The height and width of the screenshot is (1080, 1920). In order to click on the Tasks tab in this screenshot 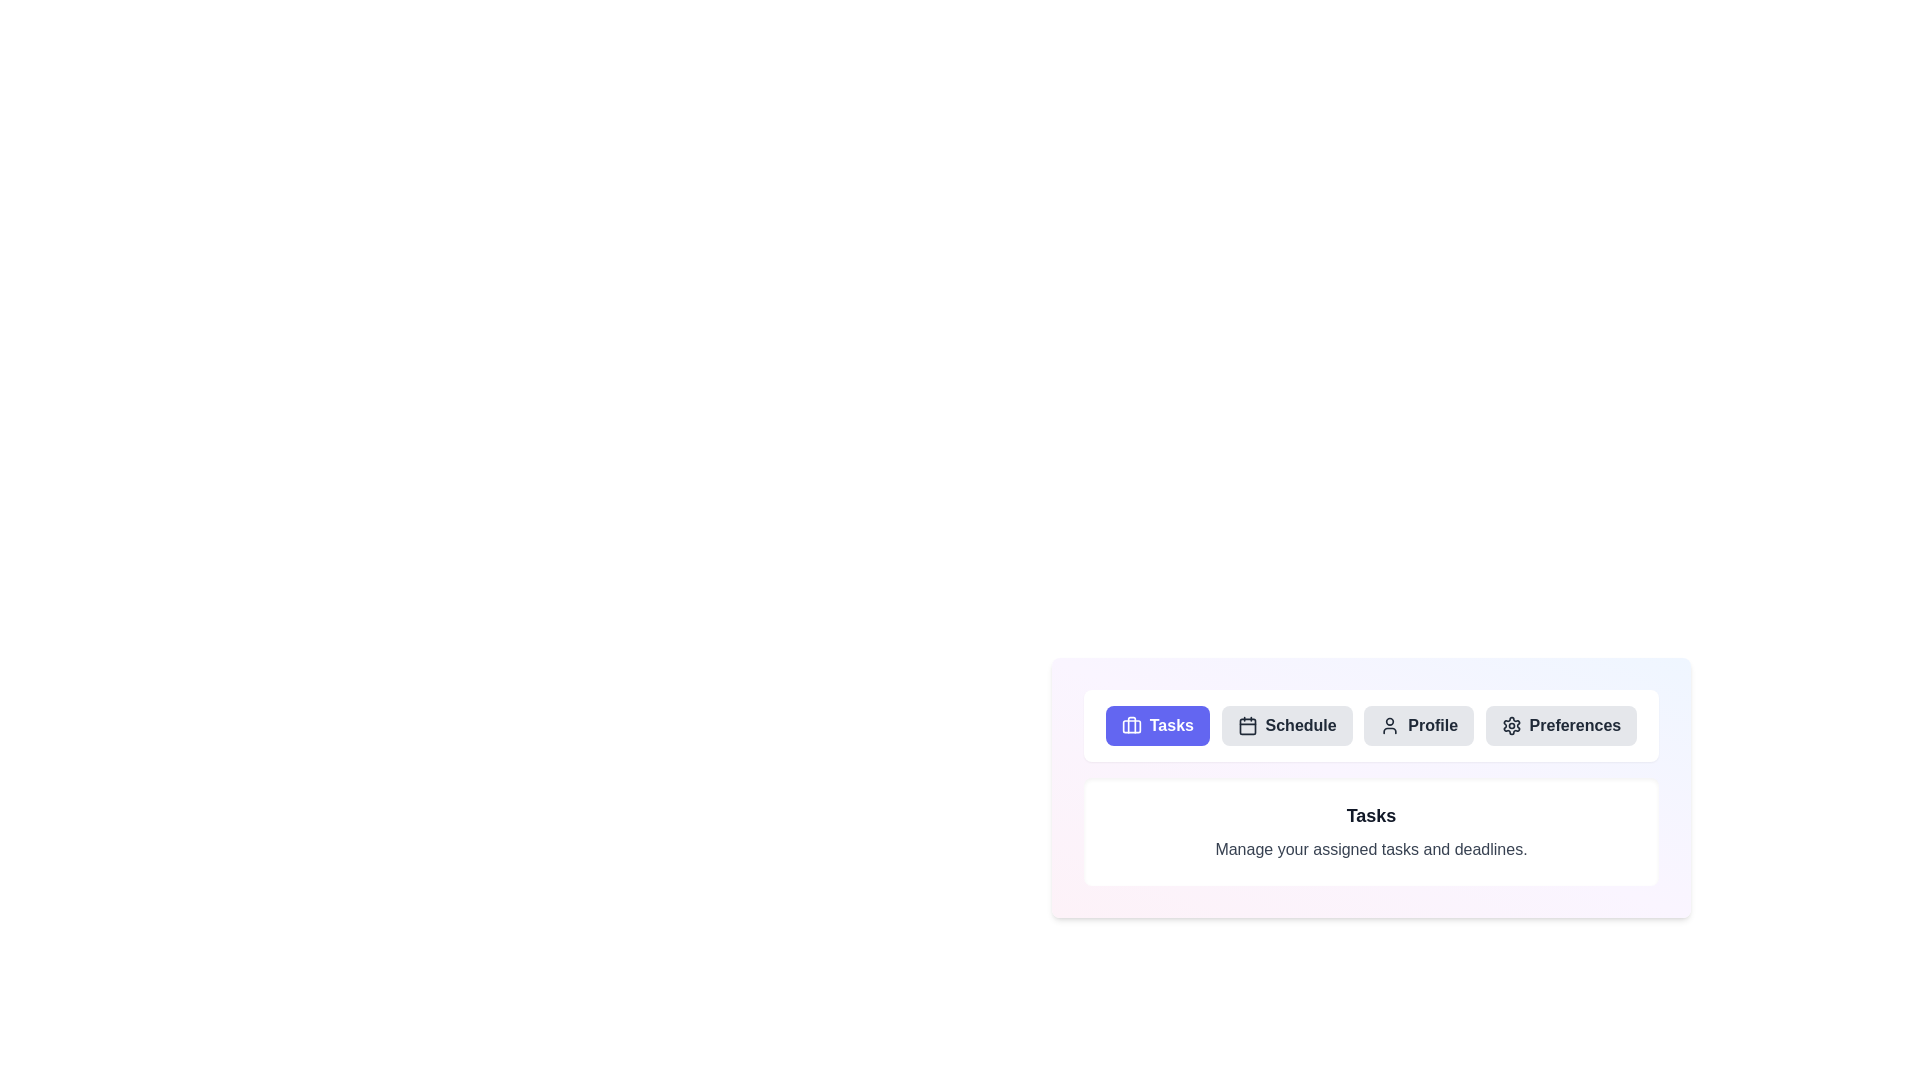, I will do `click(1157, 725)`.